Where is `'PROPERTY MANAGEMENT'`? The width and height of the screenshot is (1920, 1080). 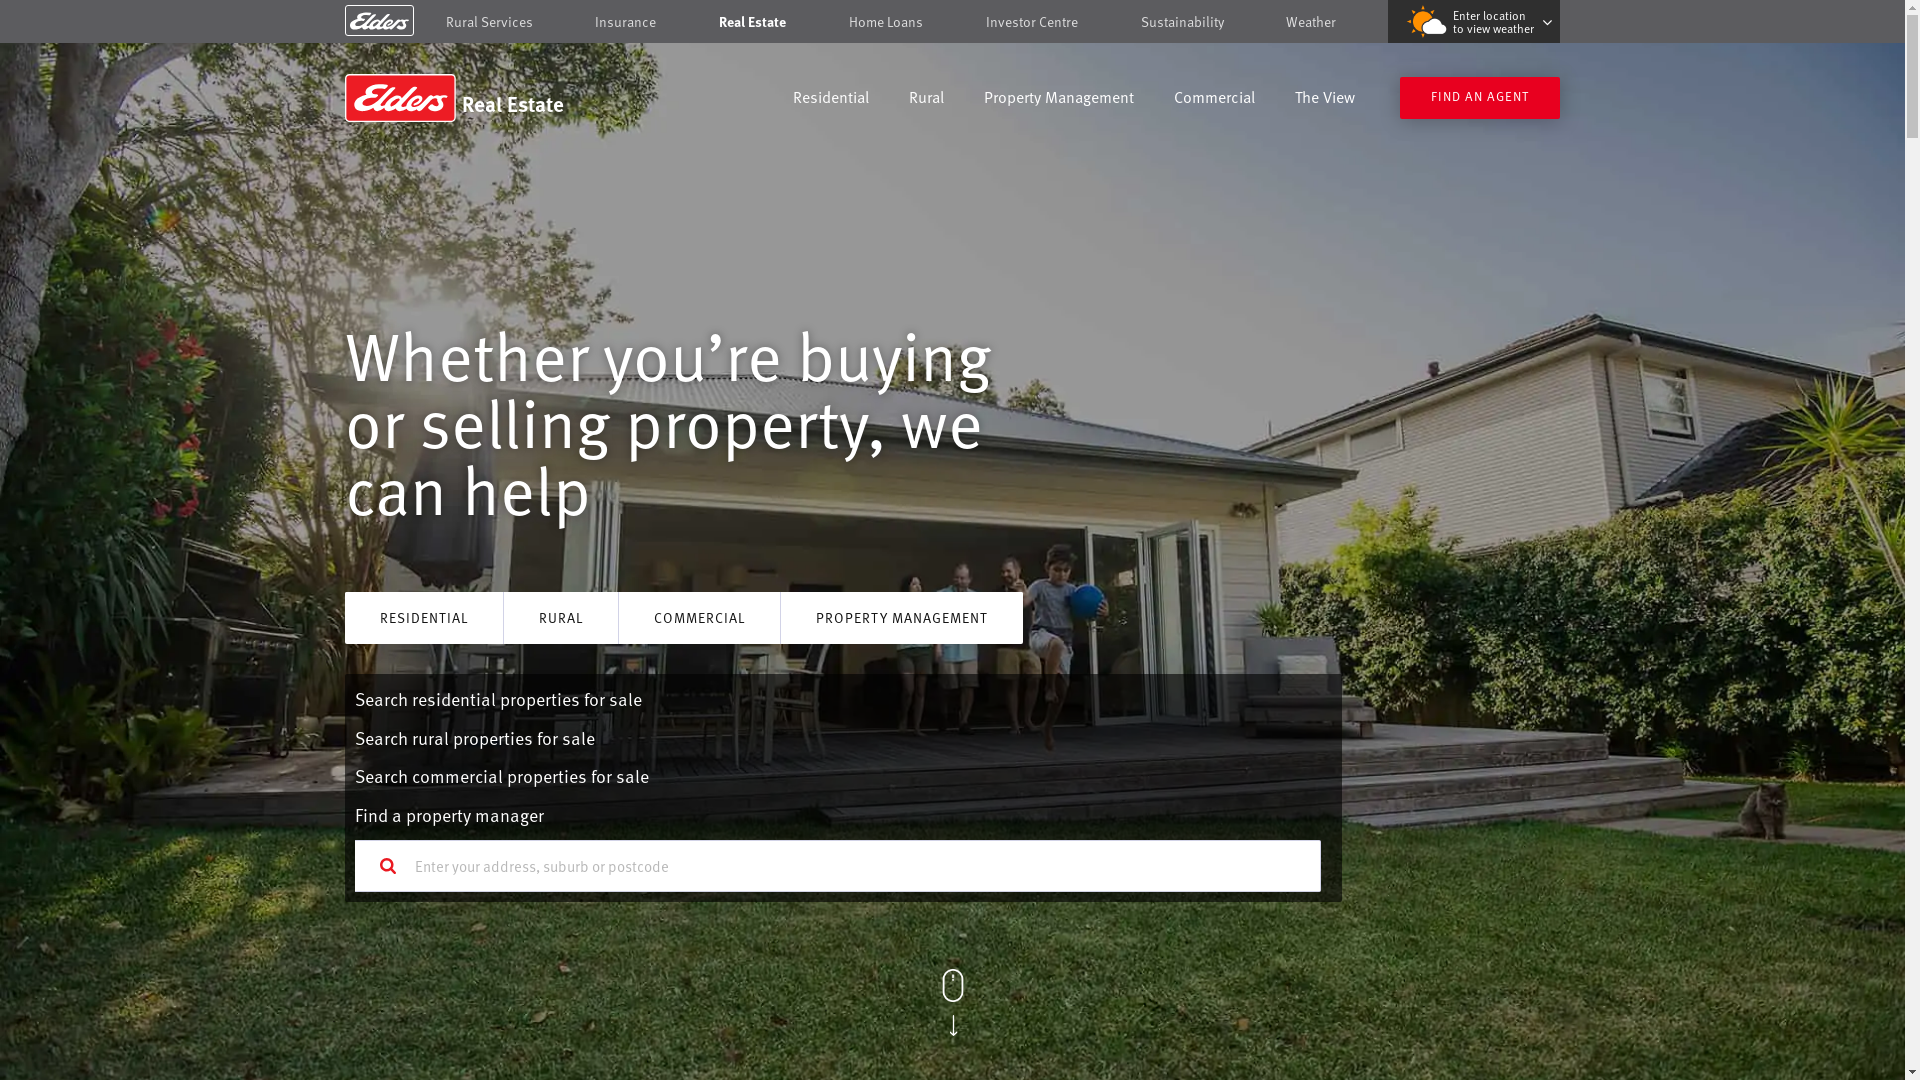
'PROPERTY MANAGEMENT' is located at coordinates (900, 616).